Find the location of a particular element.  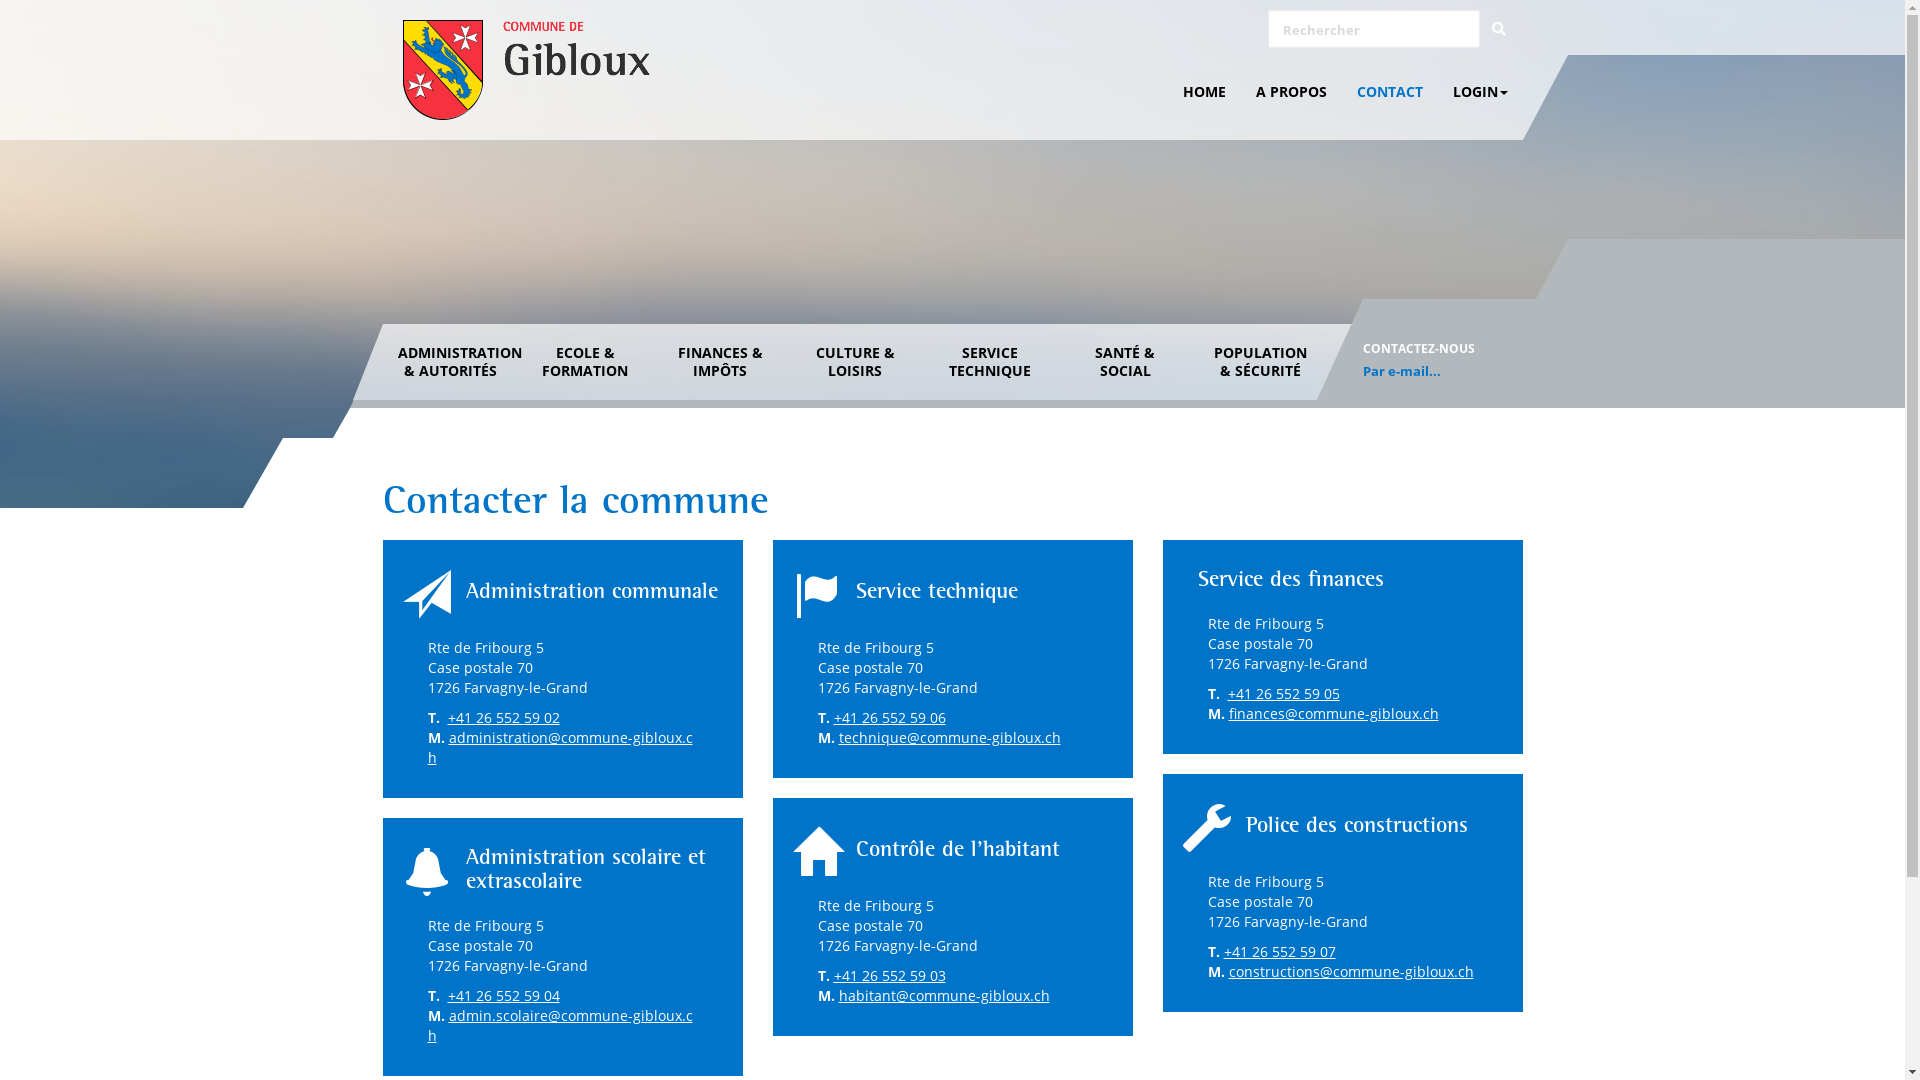

'+41 26 552 59 02' is located at coordinates (504, 716).